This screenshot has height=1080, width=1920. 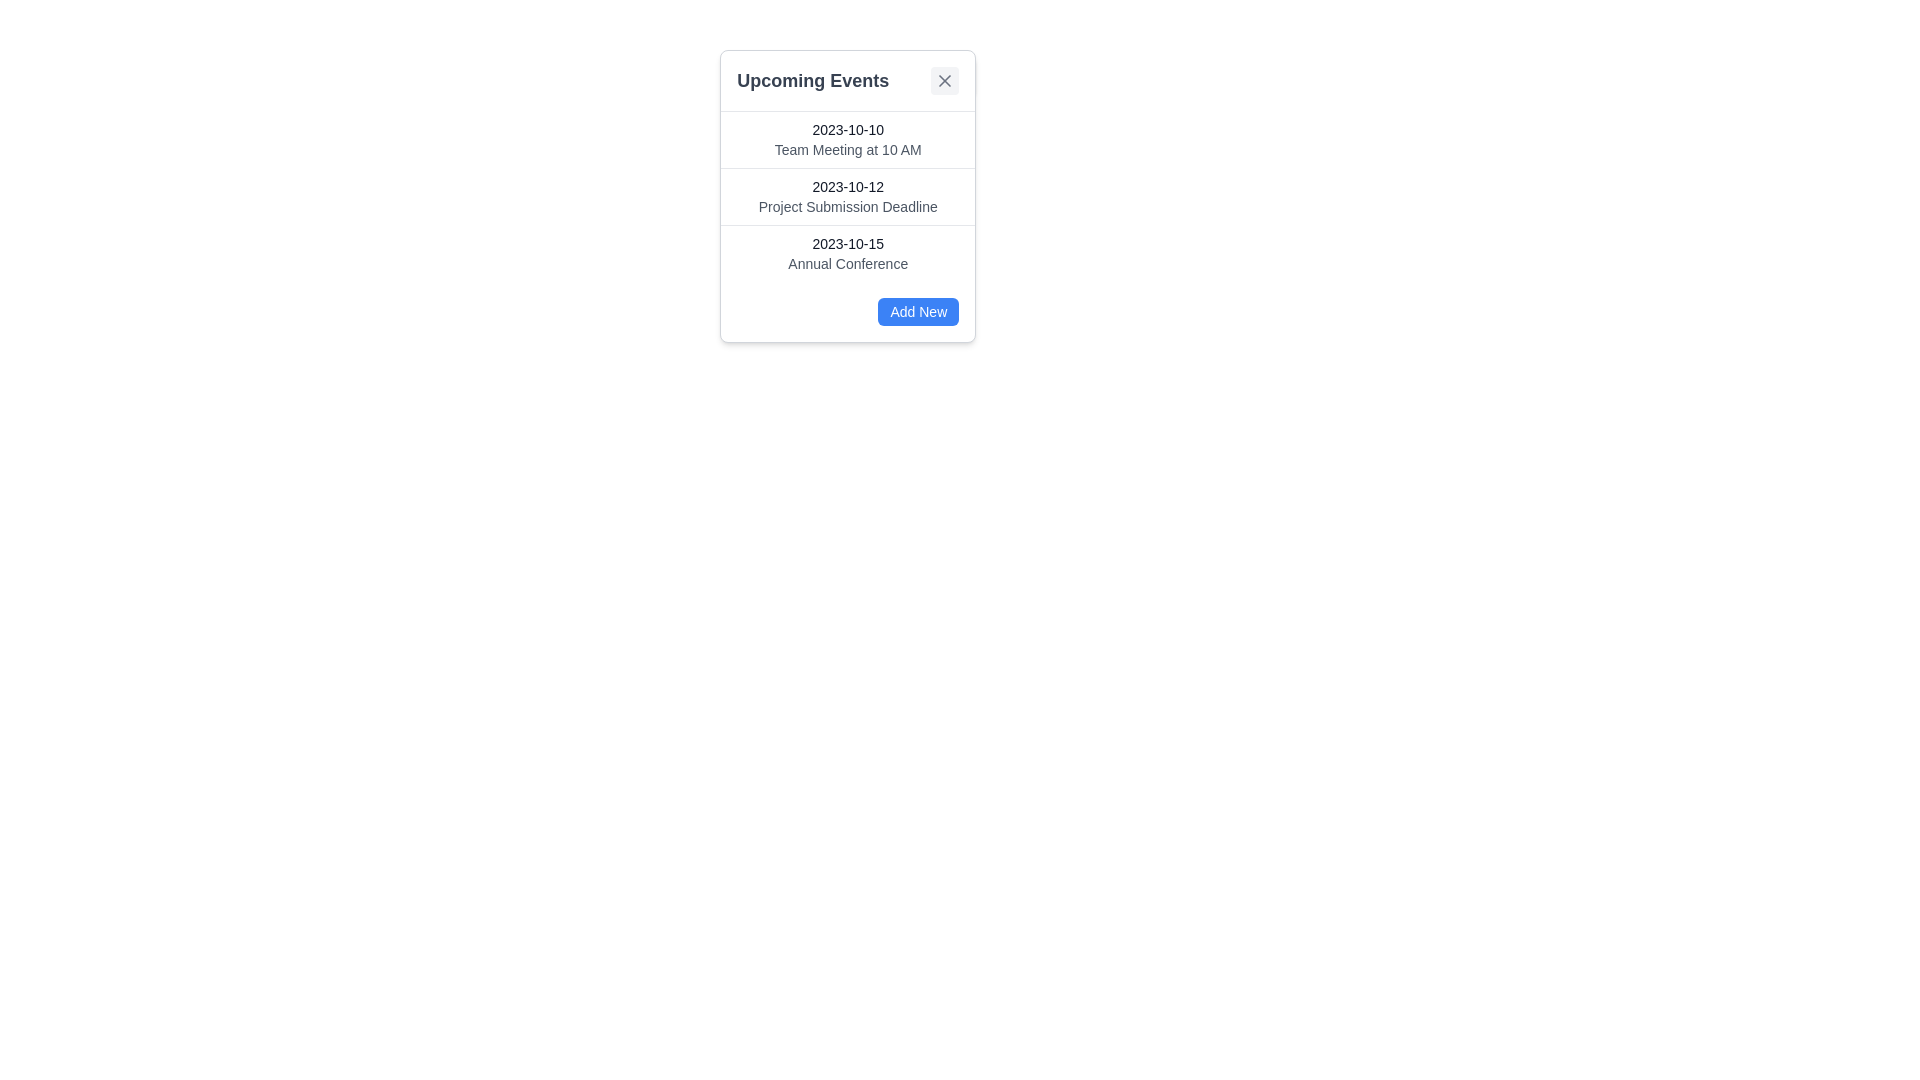 I want to click on the text label displaying the date '2023-10-12' in the second entry of the Upcoming Events panel, so click(x=848, y=186).